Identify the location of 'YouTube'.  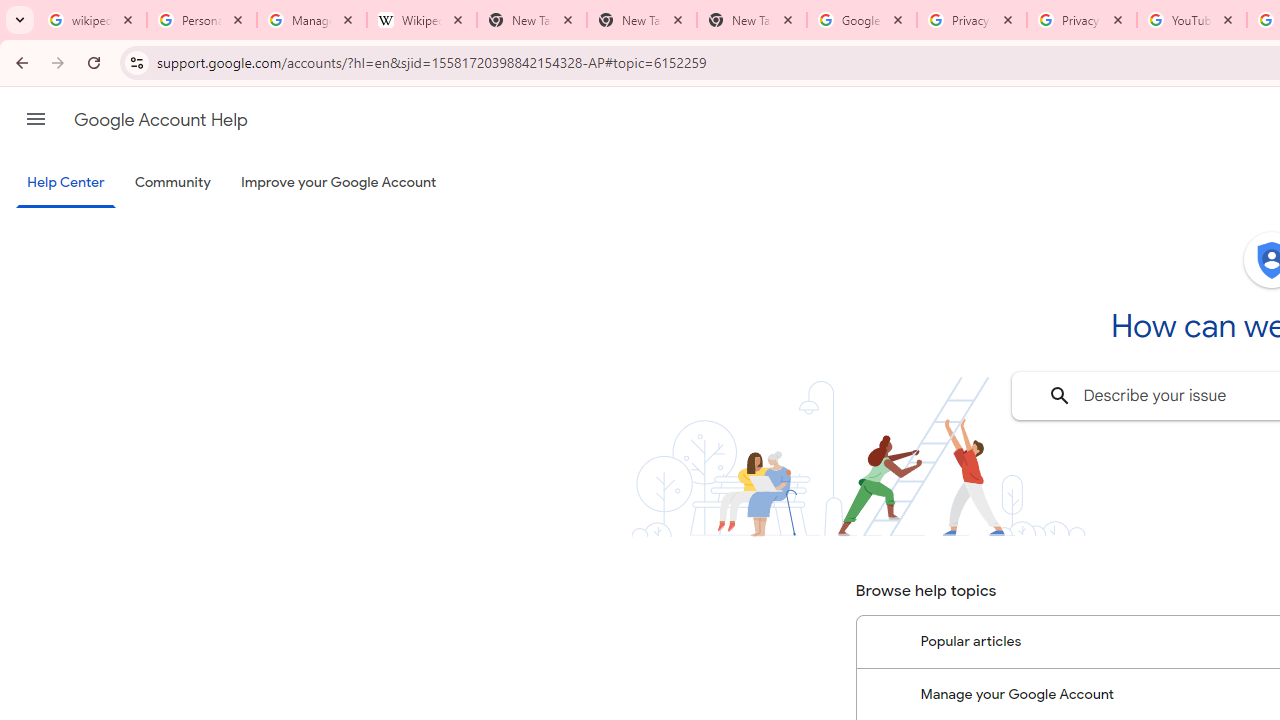
(1191, 20).